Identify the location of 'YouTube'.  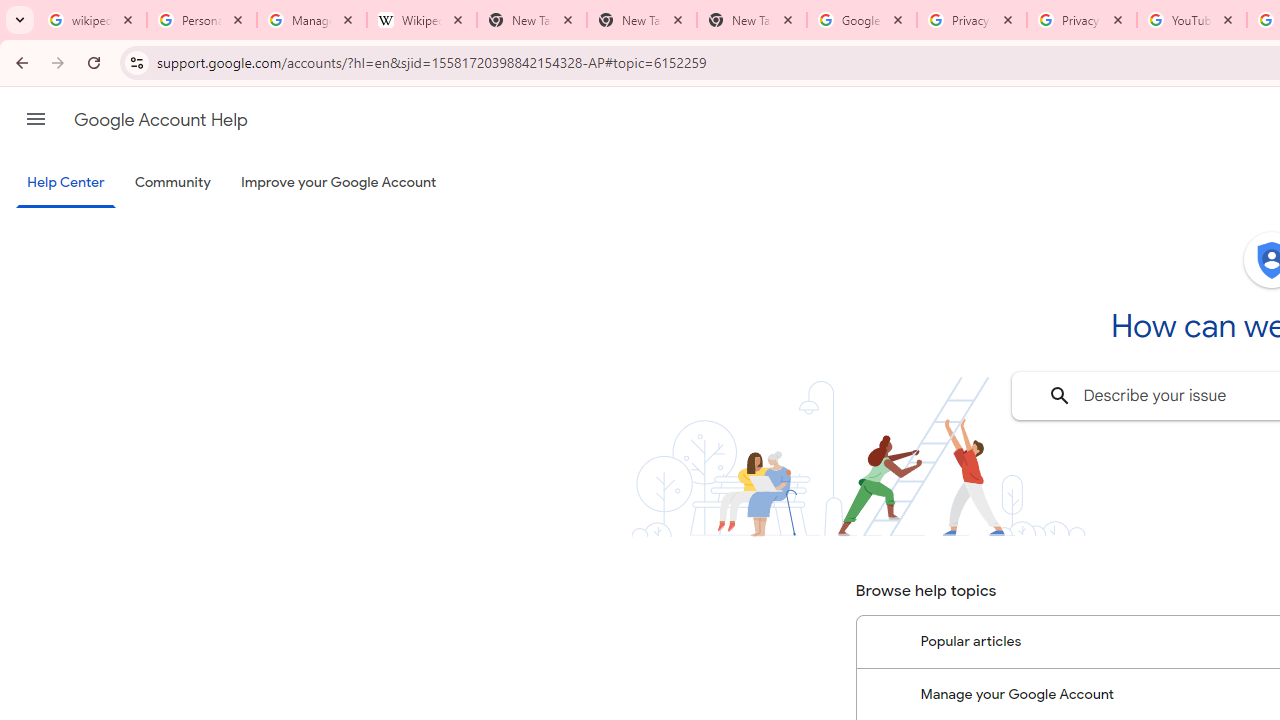
(1191, 20).